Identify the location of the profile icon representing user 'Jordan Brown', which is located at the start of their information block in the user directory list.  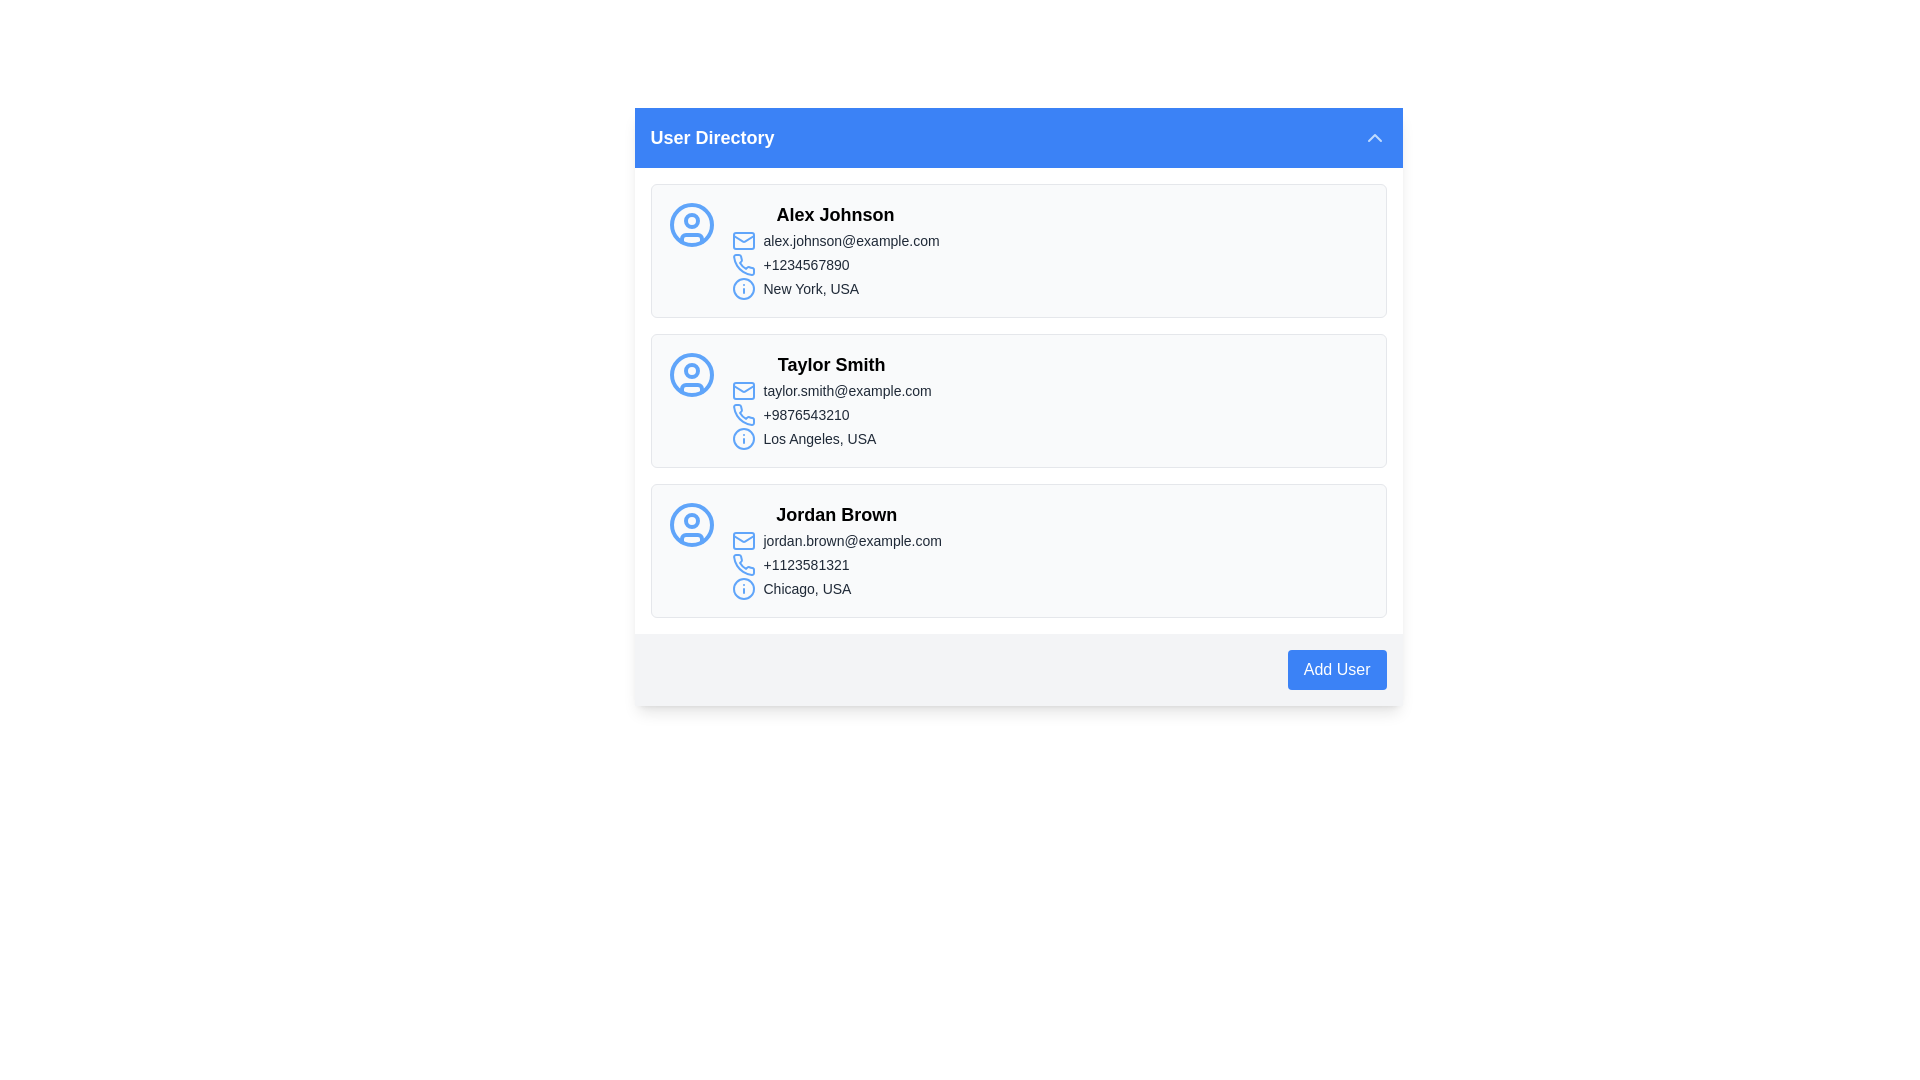
(691, 523).